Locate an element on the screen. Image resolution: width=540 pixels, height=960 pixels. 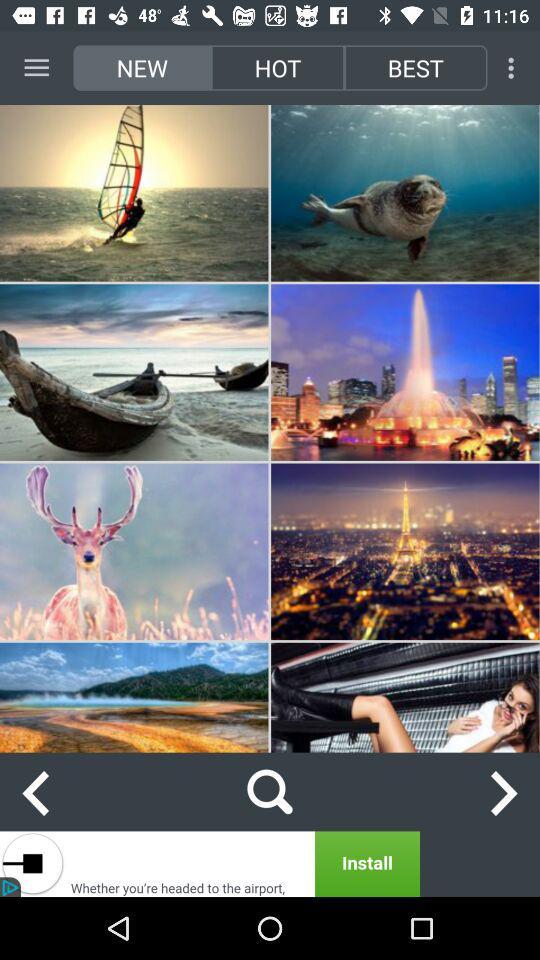
the arrow_backward icon is located at coordinates (33, 792).